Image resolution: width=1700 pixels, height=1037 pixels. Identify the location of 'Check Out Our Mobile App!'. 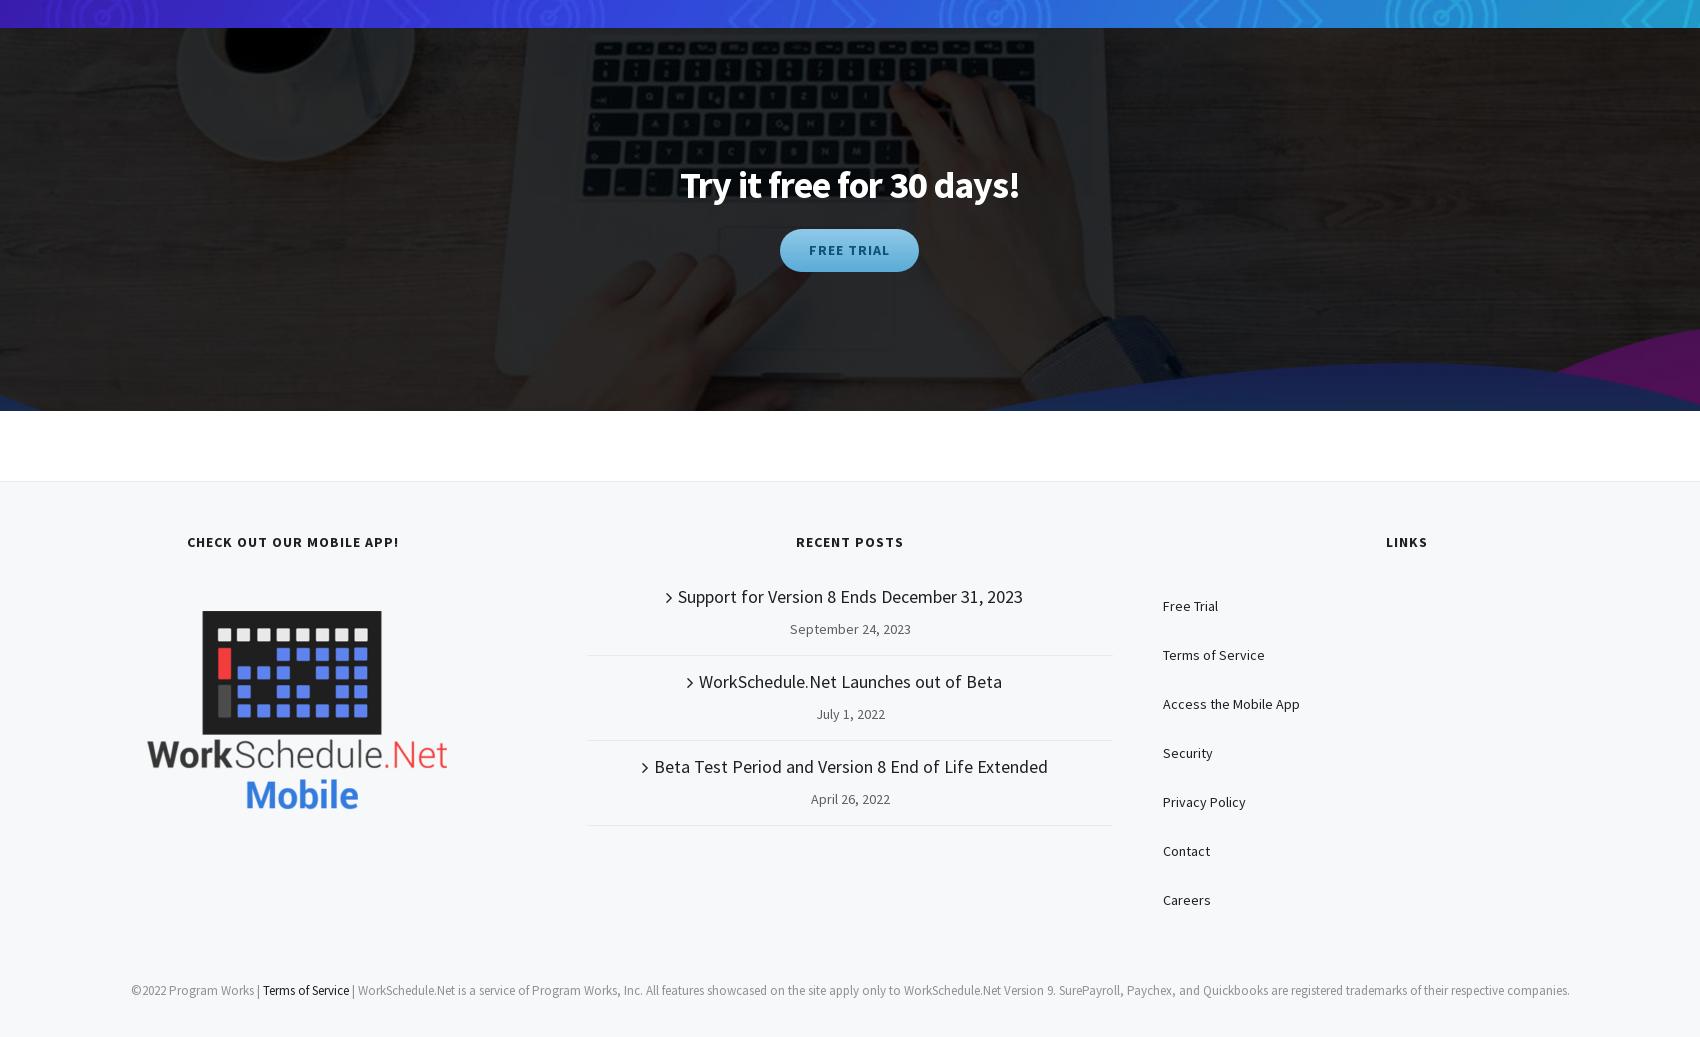
(186, 541).